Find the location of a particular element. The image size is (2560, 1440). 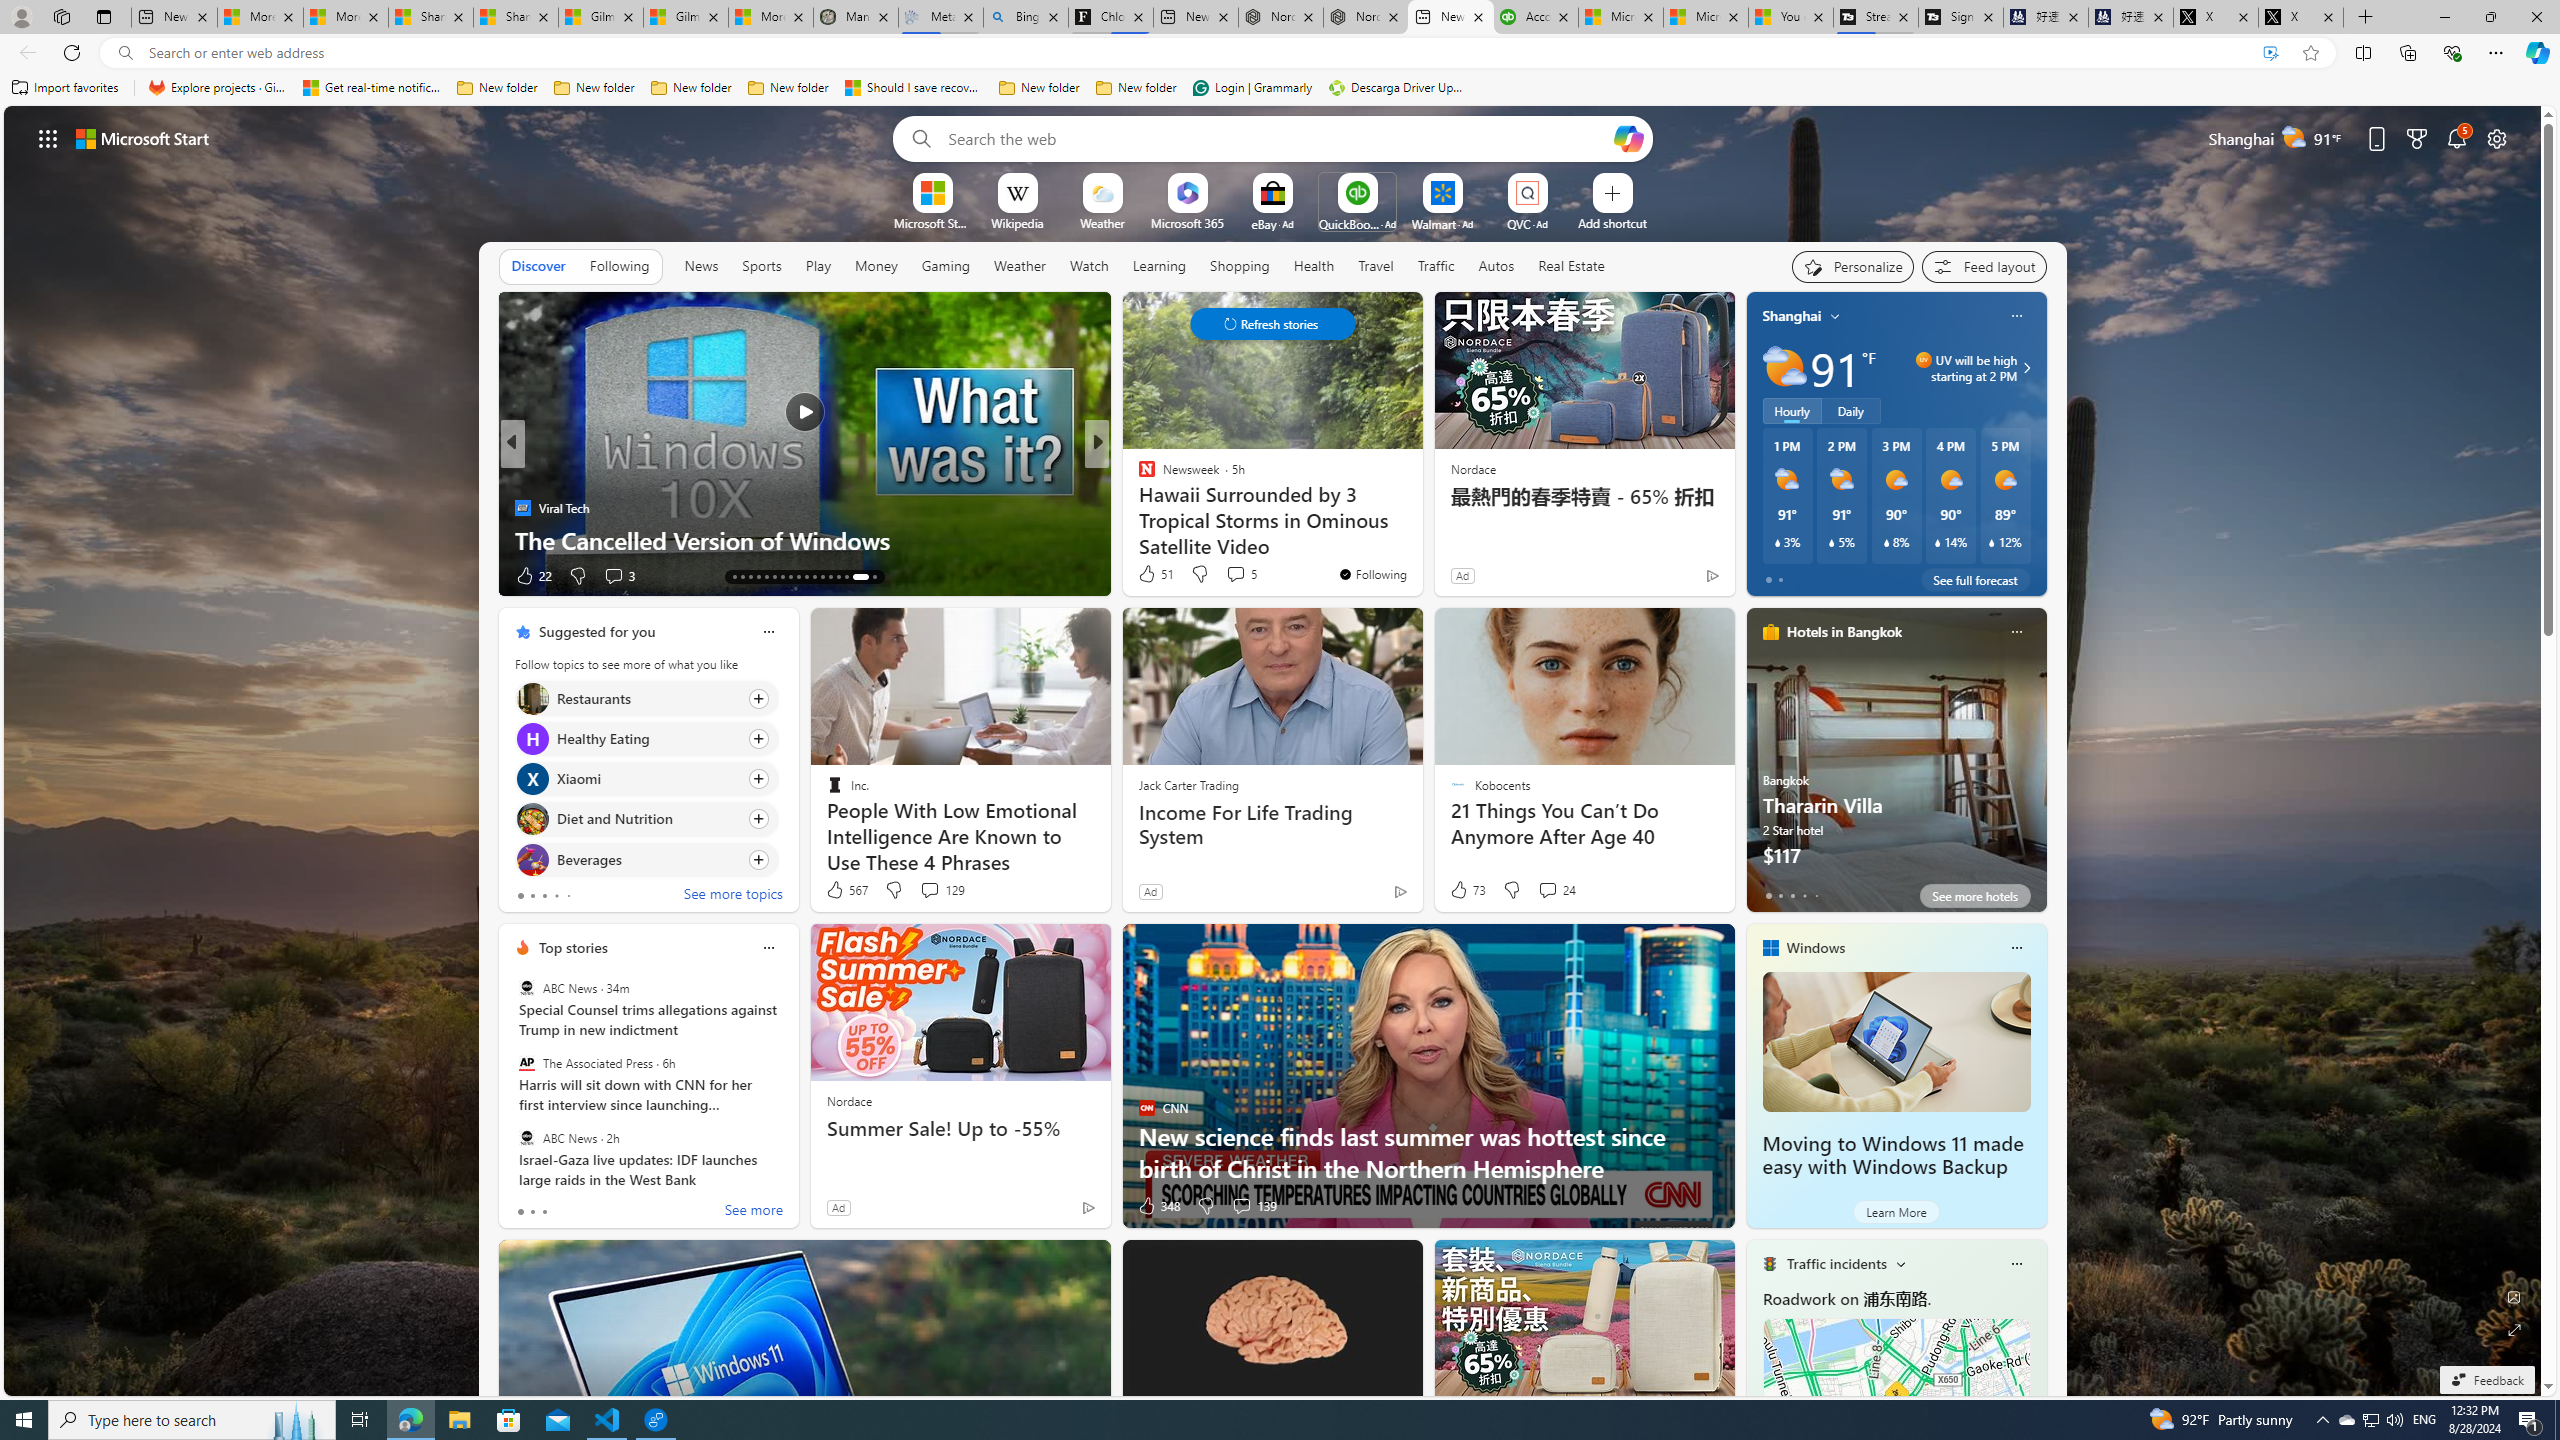

'AutomationID: tab-32' is located at coordinates (860, 577).